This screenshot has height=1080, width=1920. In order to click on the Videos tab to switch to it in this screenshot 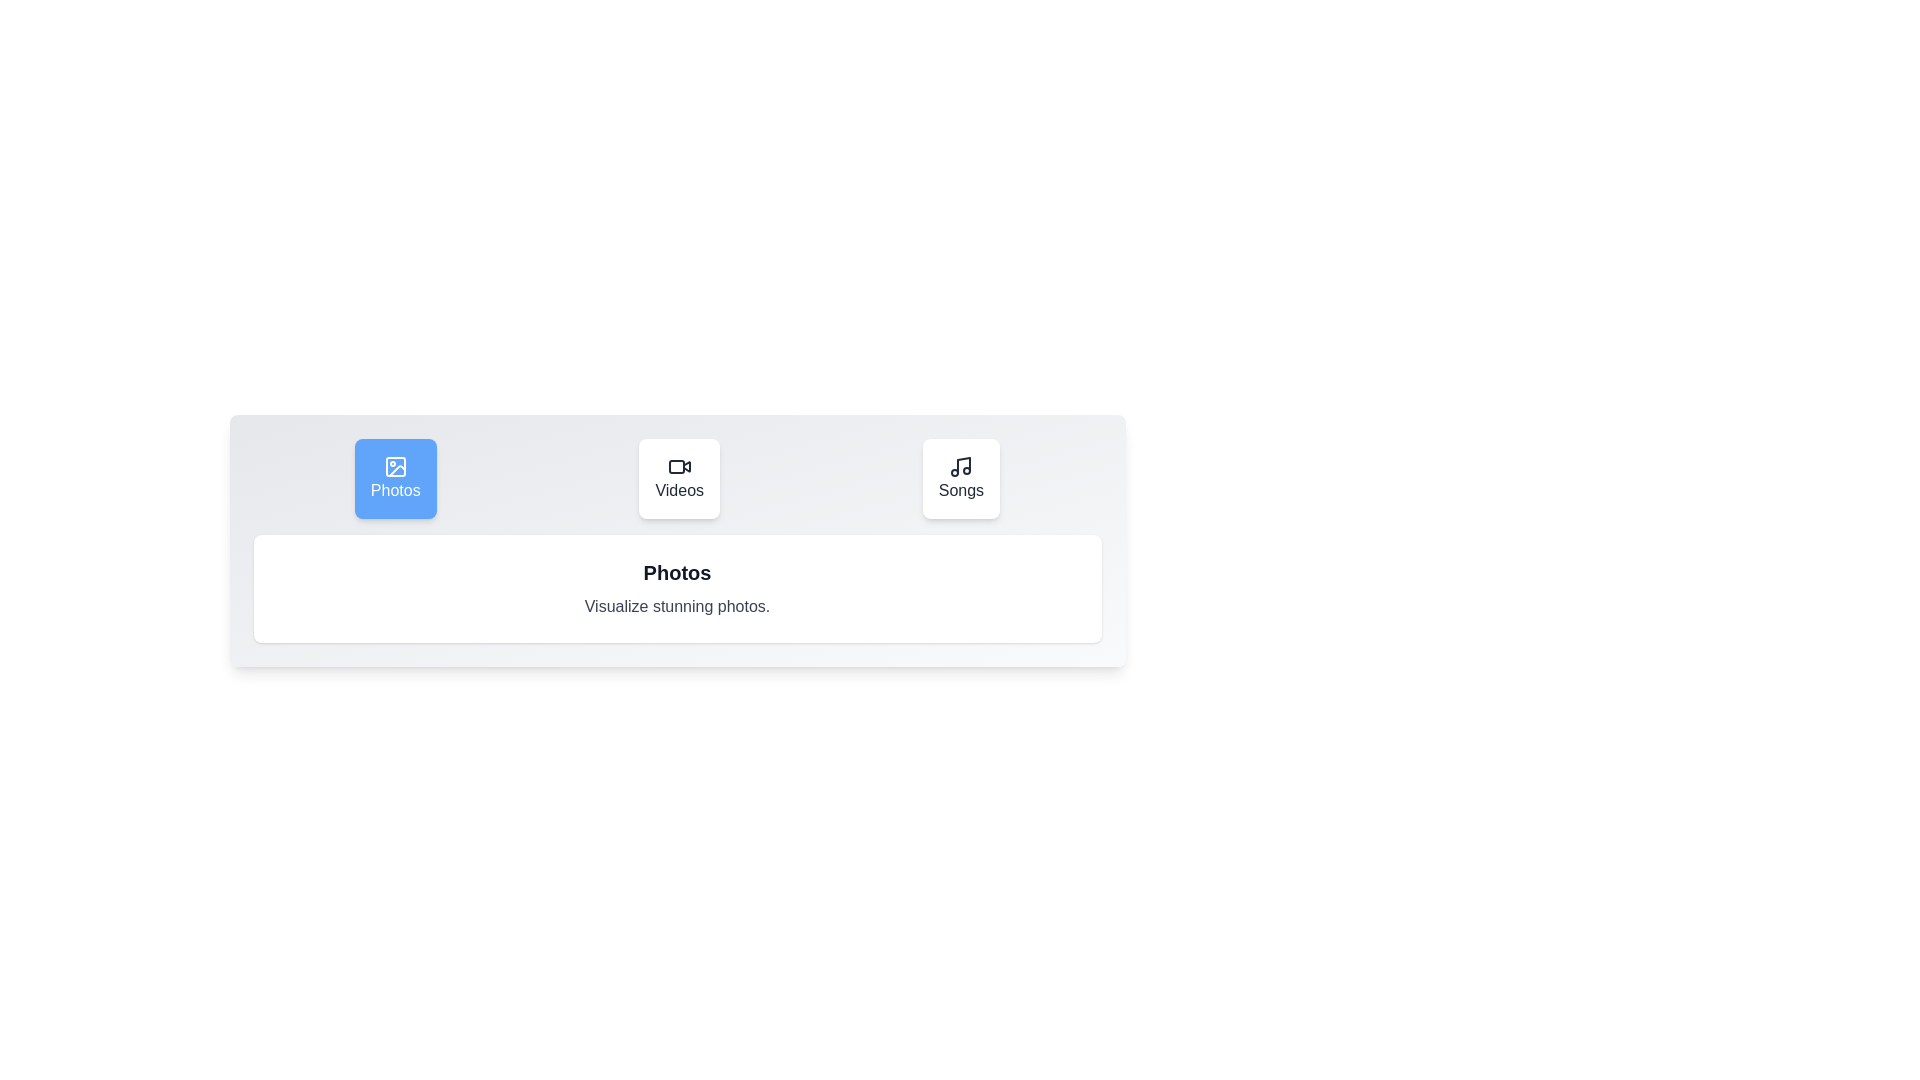, I will do `click(679, 478)`.